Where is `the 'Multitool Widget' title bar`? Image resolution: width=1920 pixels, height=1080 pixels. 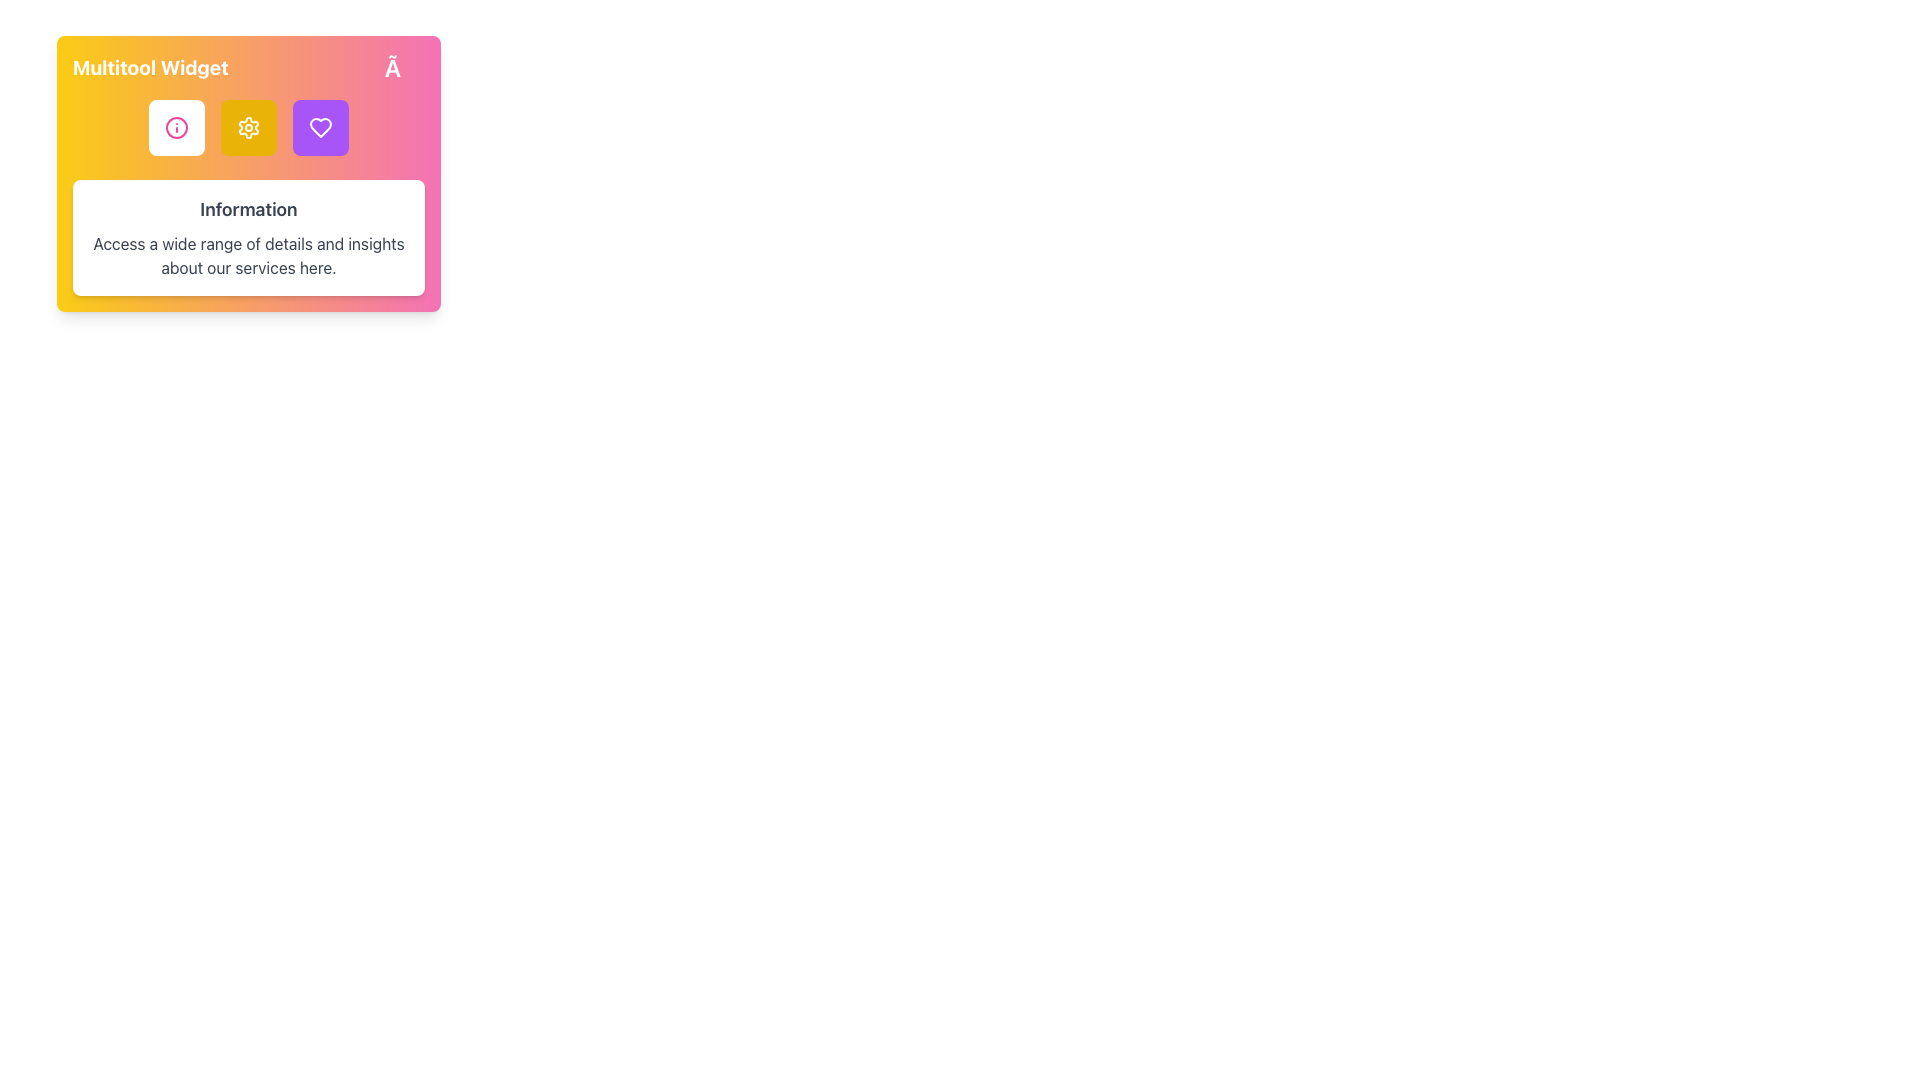
the 'Multitool Widget' title bar is located at coordinates (248, 67).